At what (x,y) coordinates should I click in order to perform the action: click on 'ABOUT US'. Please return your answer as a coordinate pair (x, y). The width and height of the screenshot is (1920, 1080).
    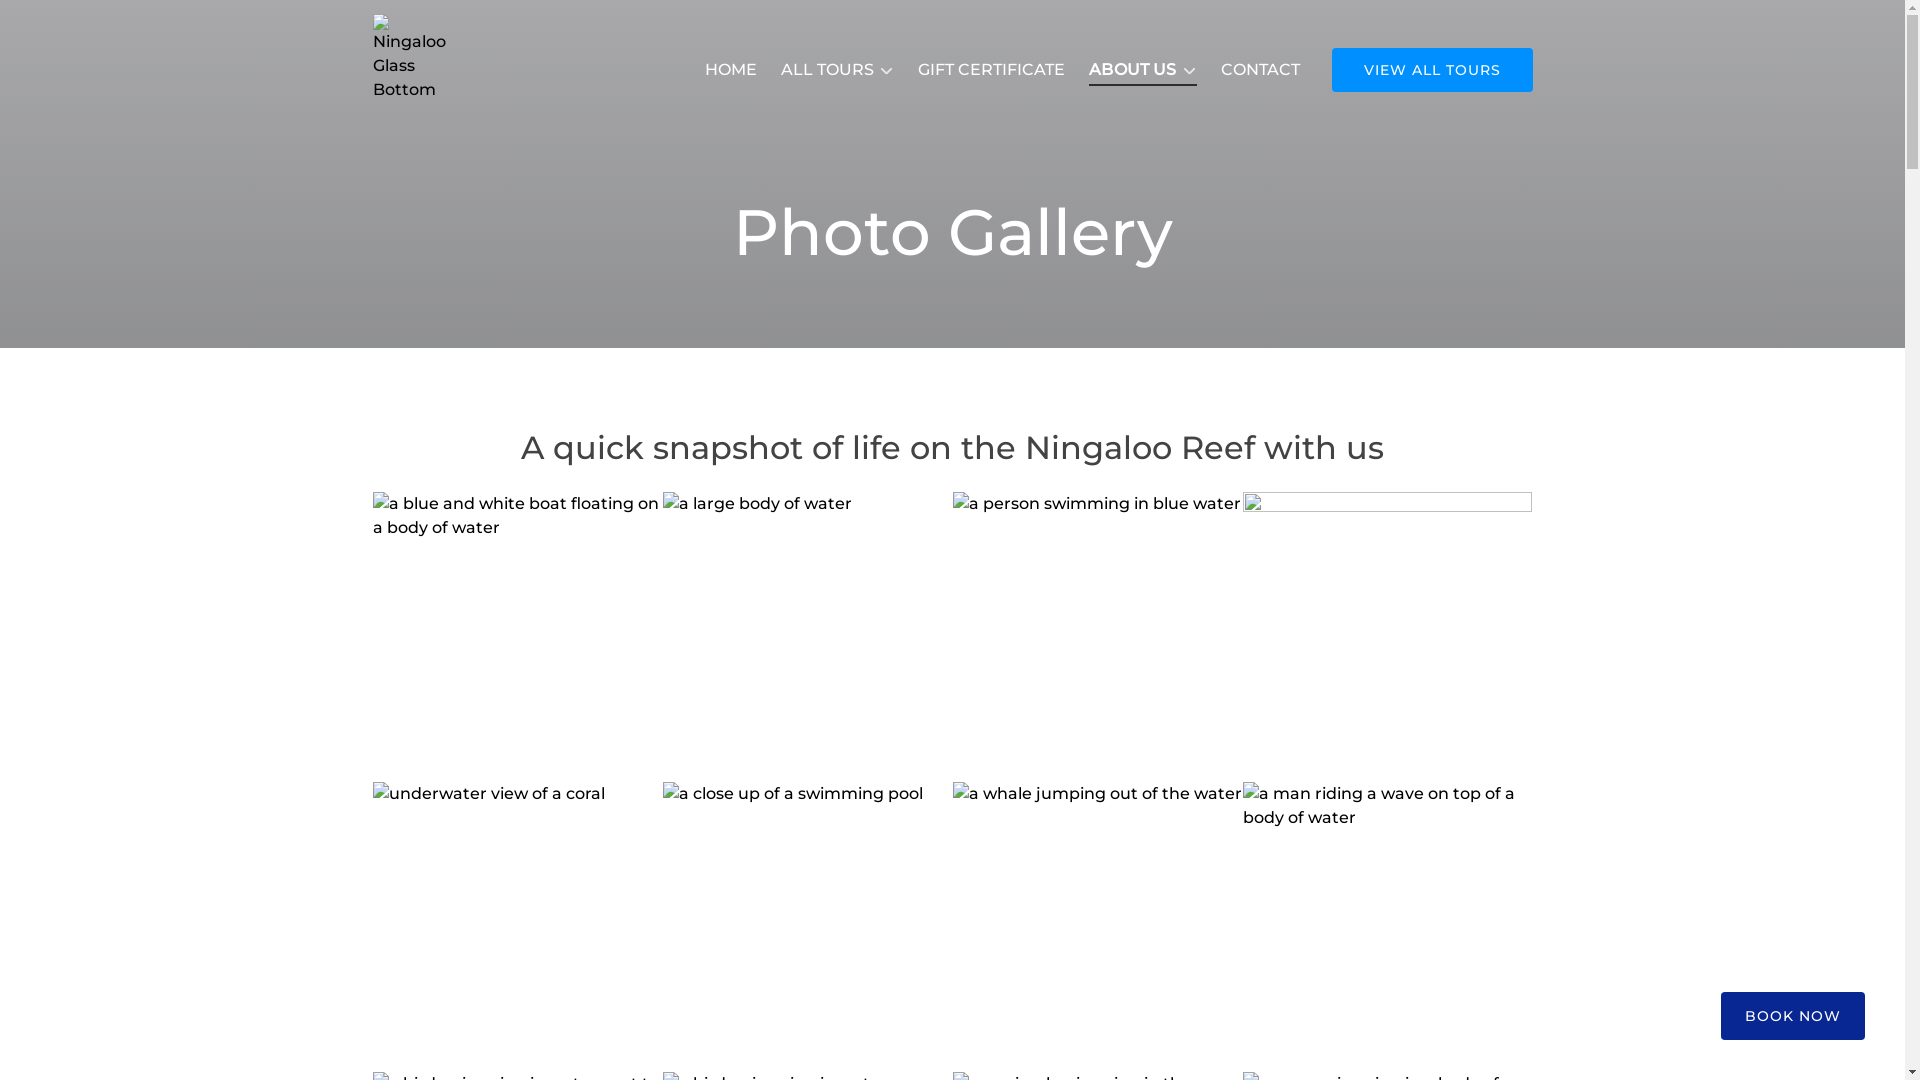
    Looking at the image, I should click on (1142, 68).